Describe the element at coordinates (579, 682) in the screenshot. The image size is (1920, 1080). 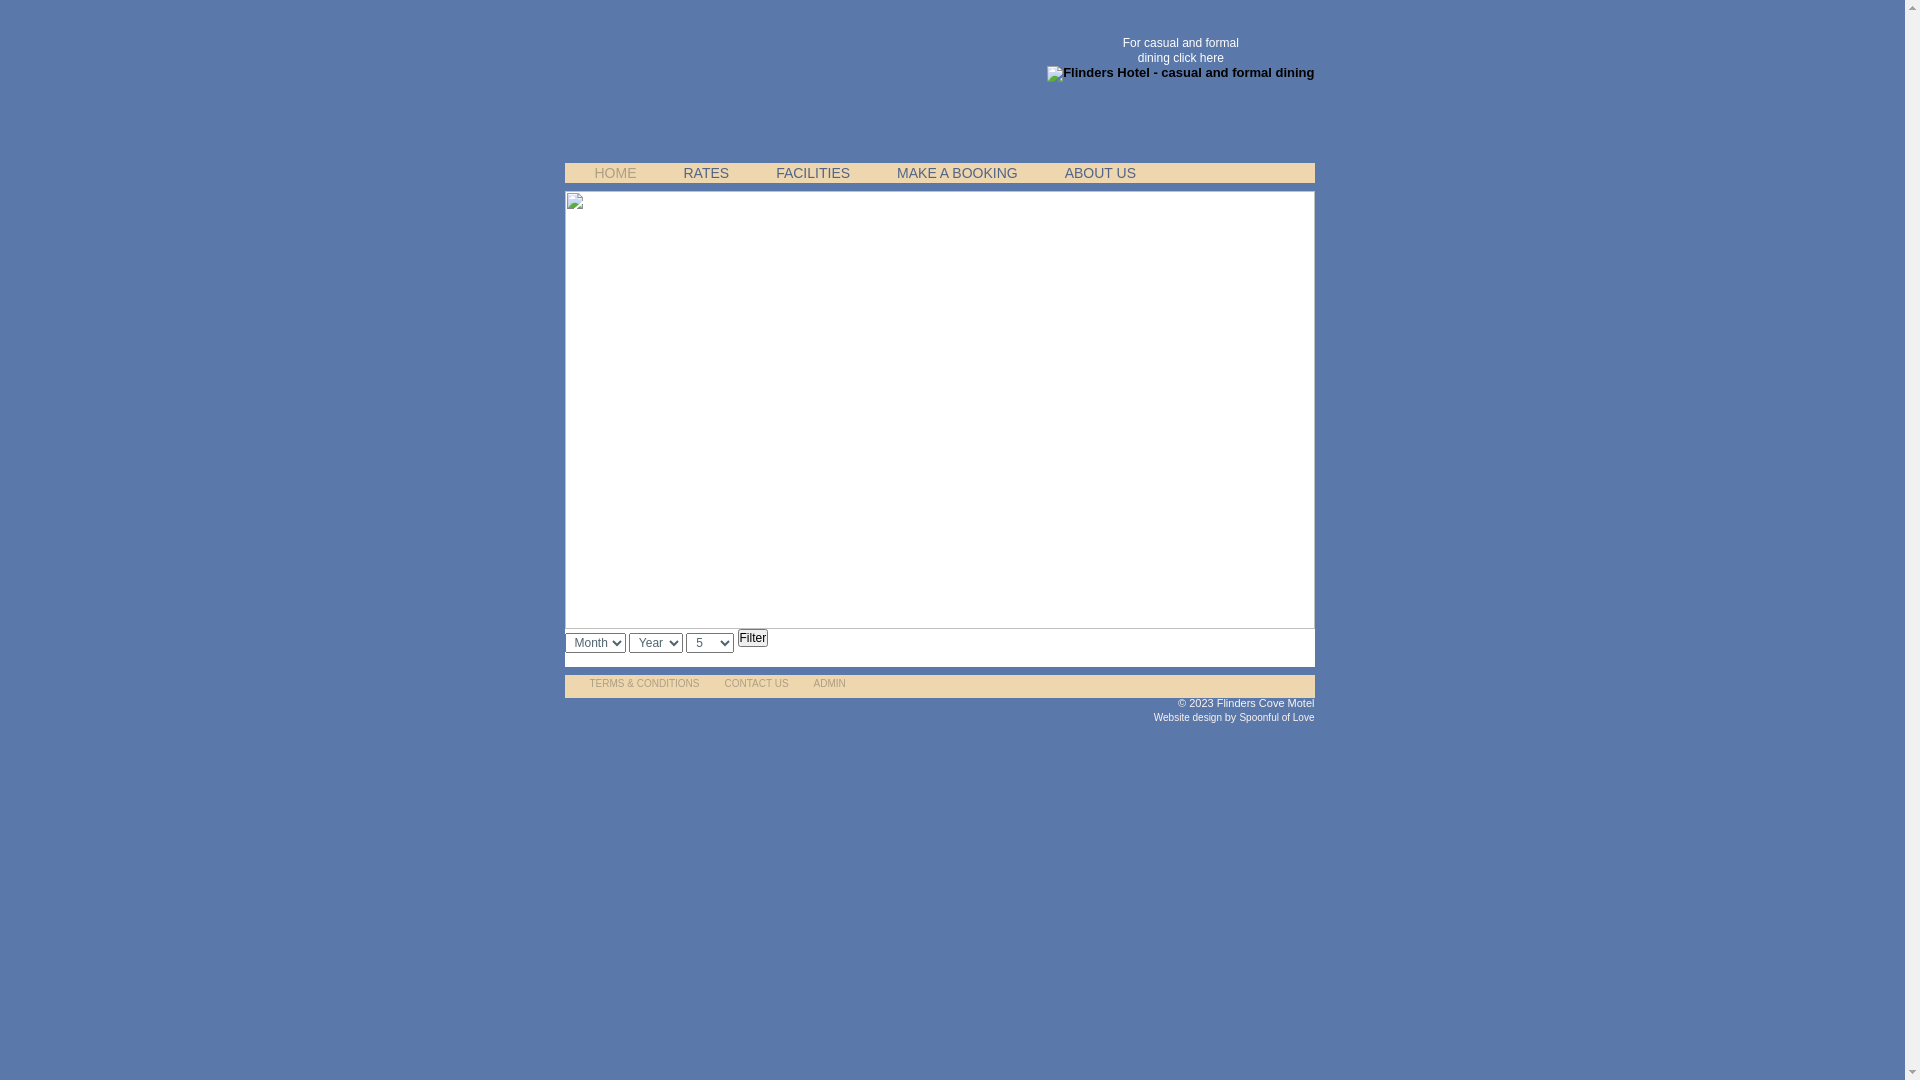
I see `'TERMS & CONDITIONS'` at that location.